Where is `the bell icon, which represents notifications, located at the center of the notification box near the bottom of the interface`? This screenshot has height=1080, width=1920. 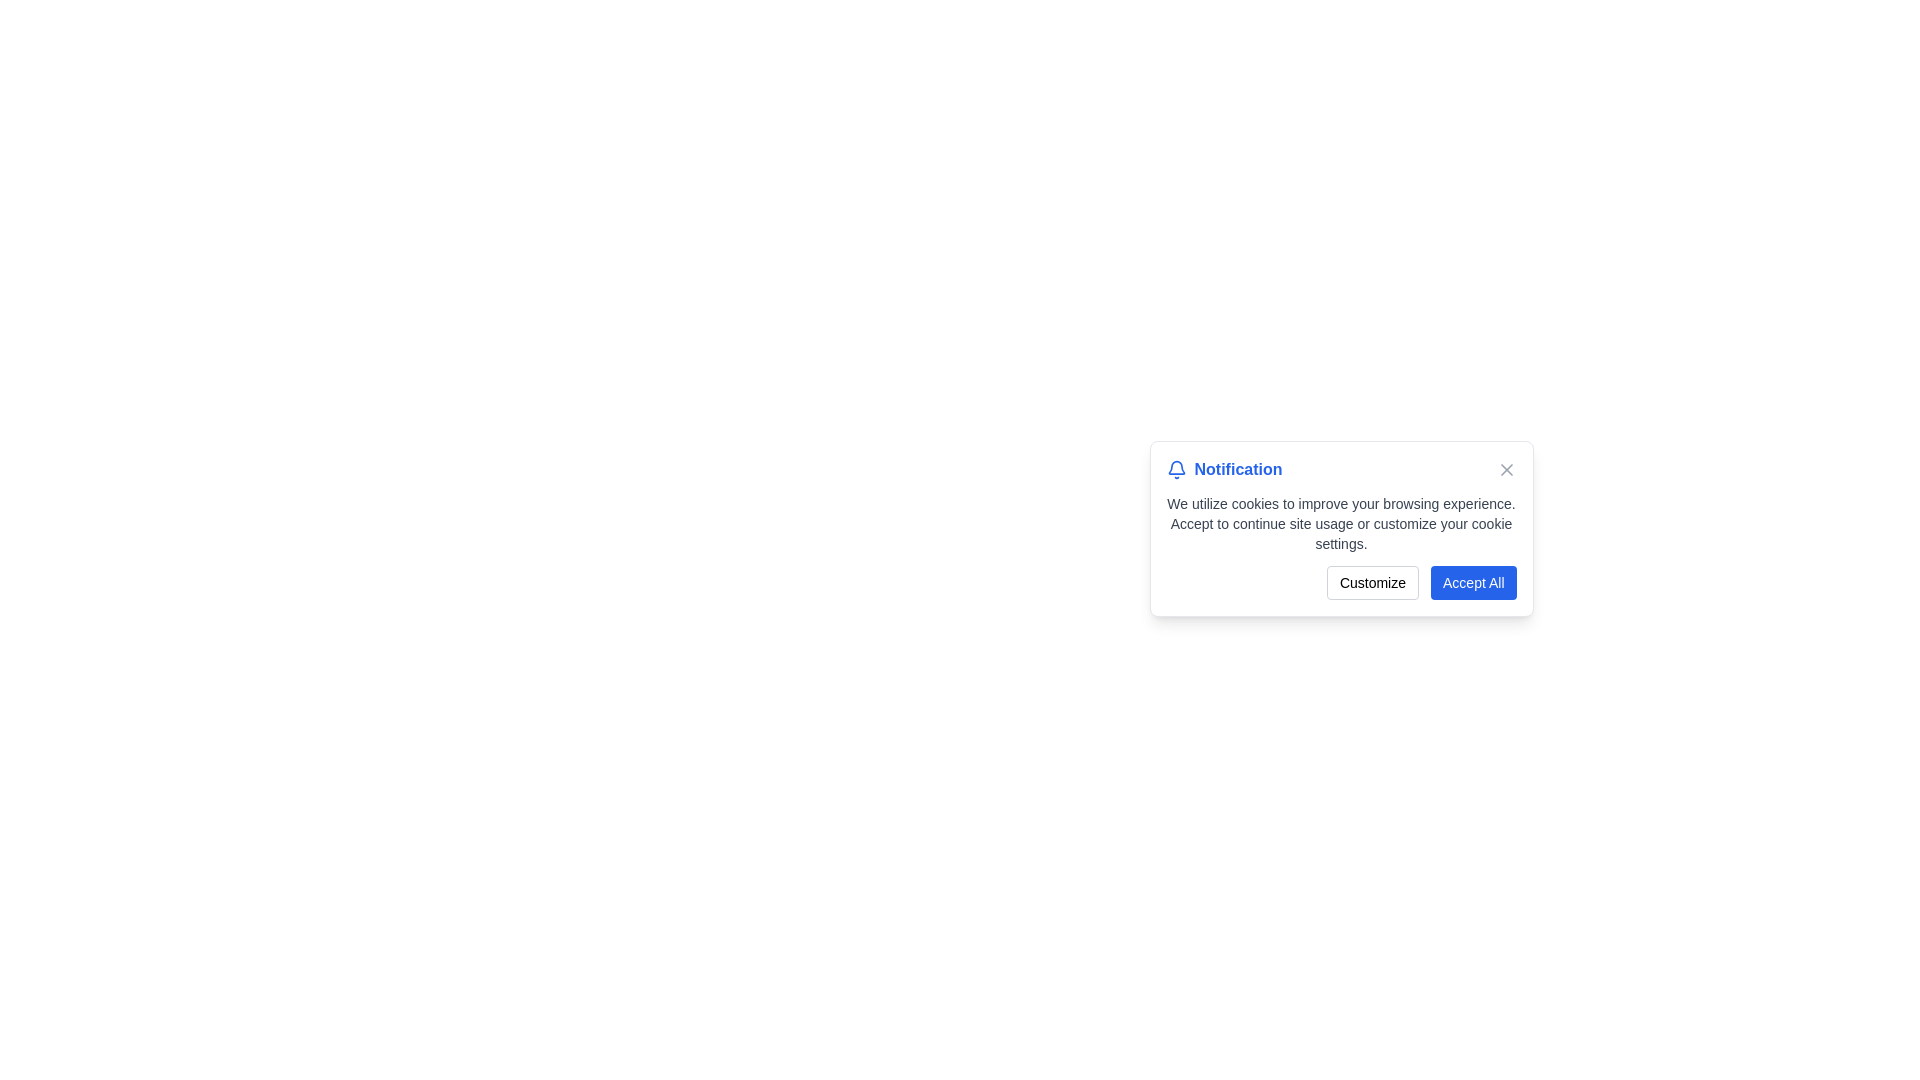 the bell icon, which represents notifications, located at the center of the notification box near the bottom of the interface is located at coordinates (1176, 470).